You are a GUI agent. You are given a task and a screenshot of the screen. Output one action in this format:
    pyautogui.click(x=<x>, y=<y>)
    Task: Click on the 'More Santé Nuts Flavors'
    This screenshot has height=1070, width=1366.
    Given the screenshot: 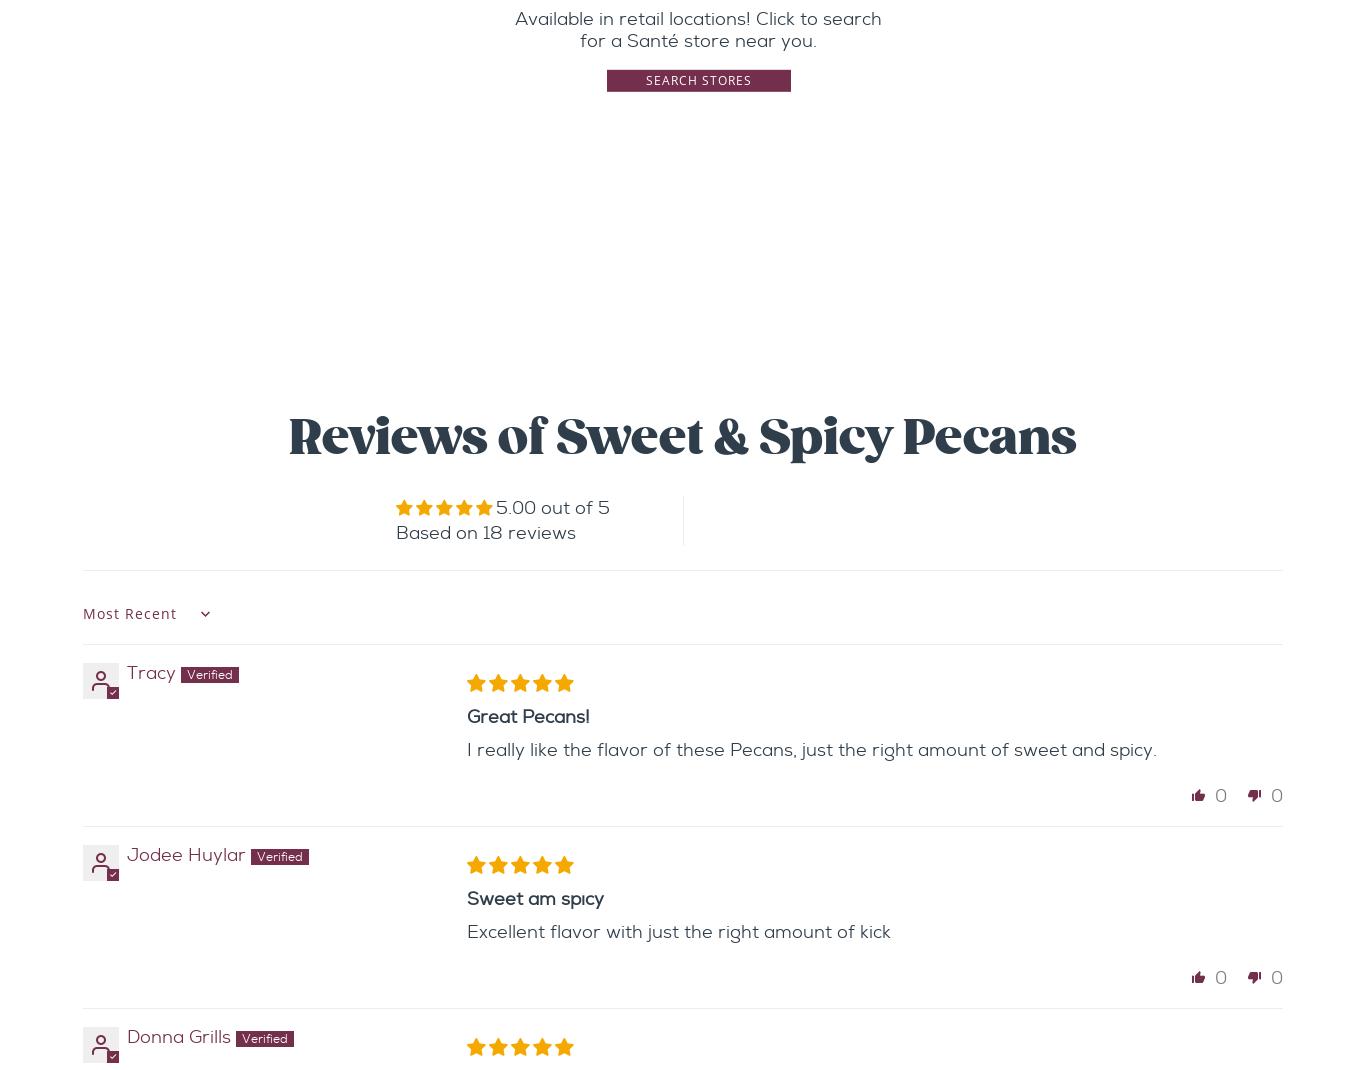 What is the action you would take?
    pyautogui.click(x=683, y=330)
    